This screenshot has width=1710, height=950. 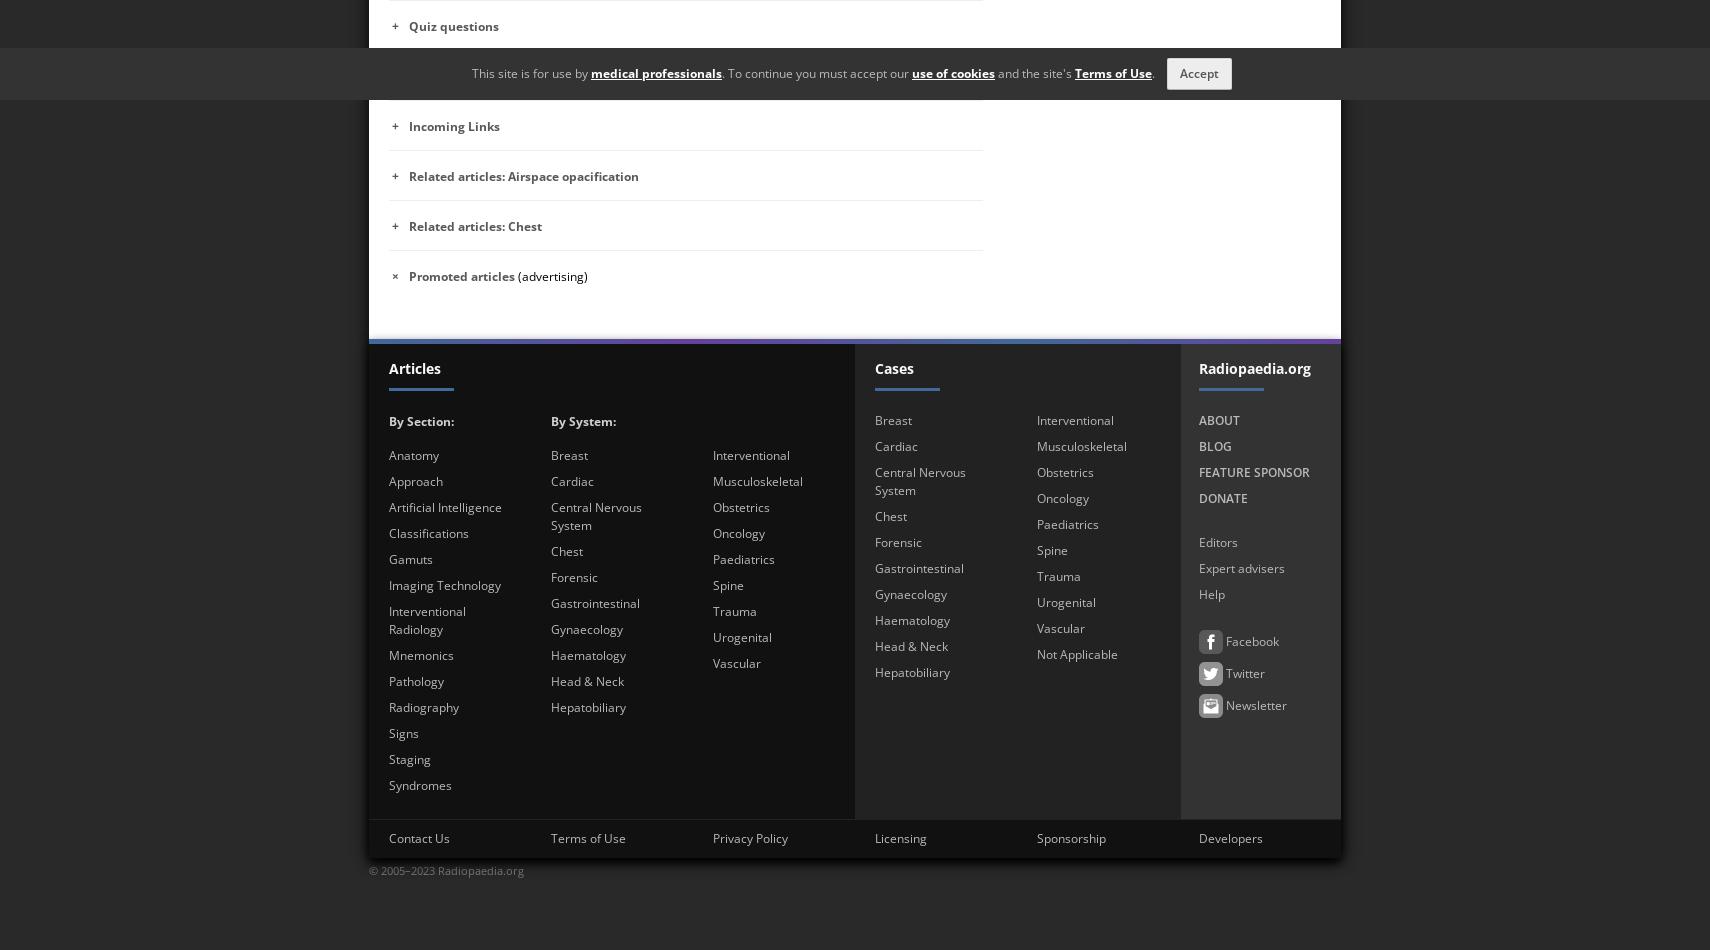 What do you see at coordinates (409, 757) in the screenshot?
I see `'Staging'` at bounding box center [409, 757].